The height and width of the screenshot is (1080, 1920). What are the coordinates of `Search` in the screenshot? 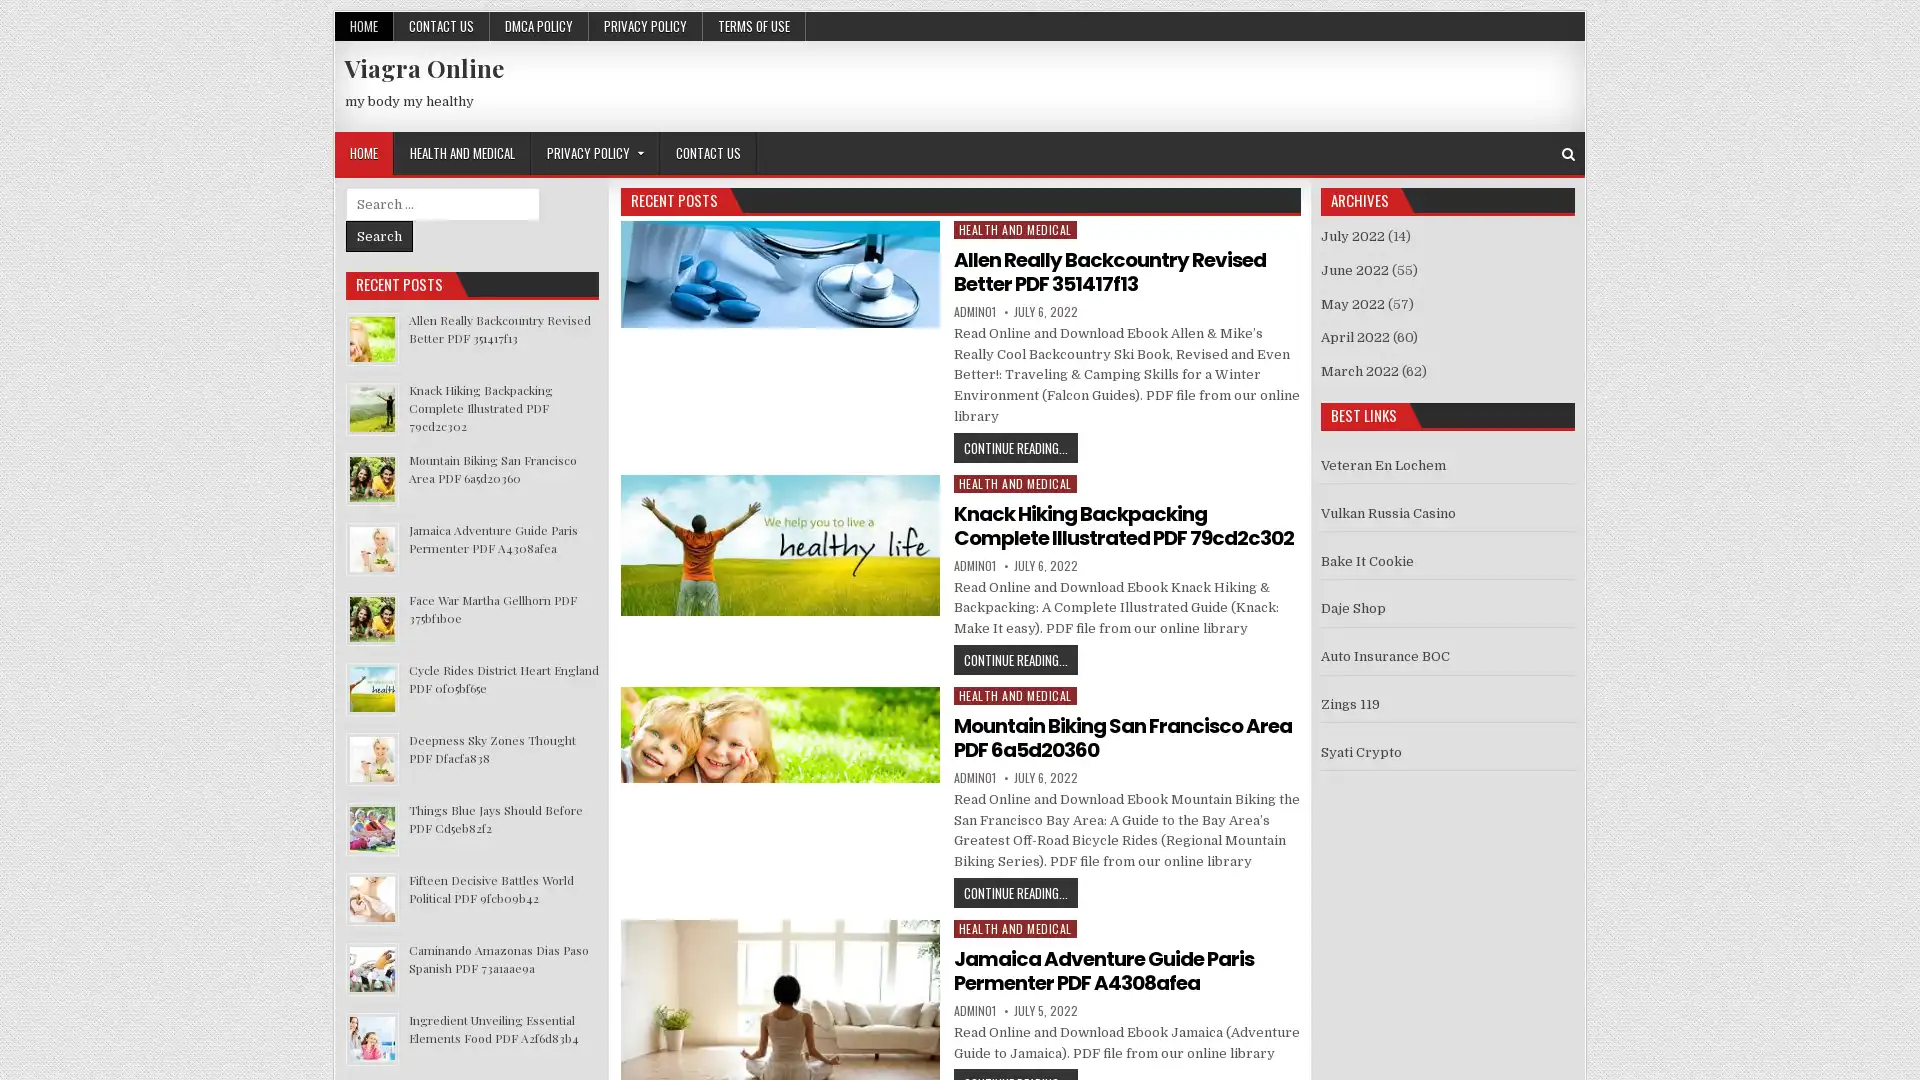 It's located at (378, 235).